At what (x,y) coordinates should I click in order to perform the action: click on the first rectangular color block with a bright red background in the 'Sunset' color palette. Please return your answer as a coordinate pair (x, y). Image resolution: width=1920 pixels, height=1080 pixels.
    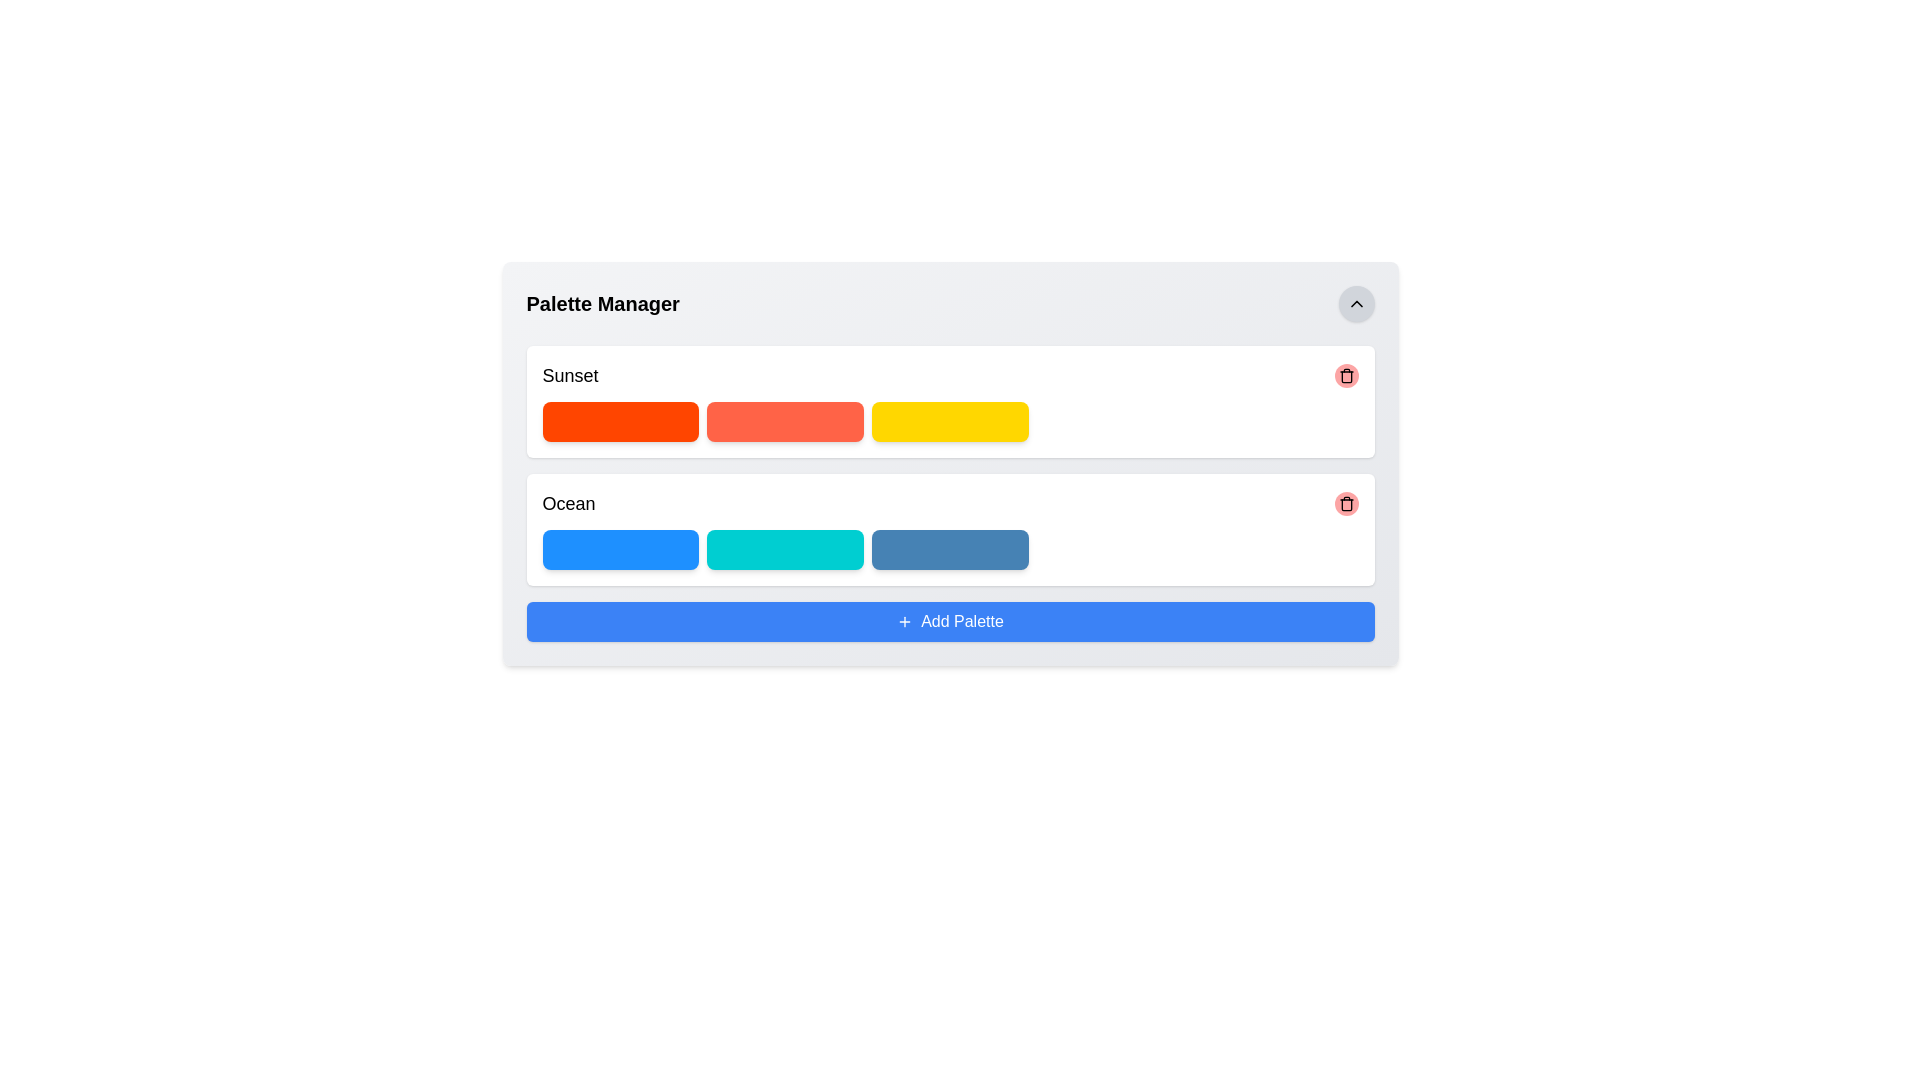
    Looking at the image, I should click on (619, 420).